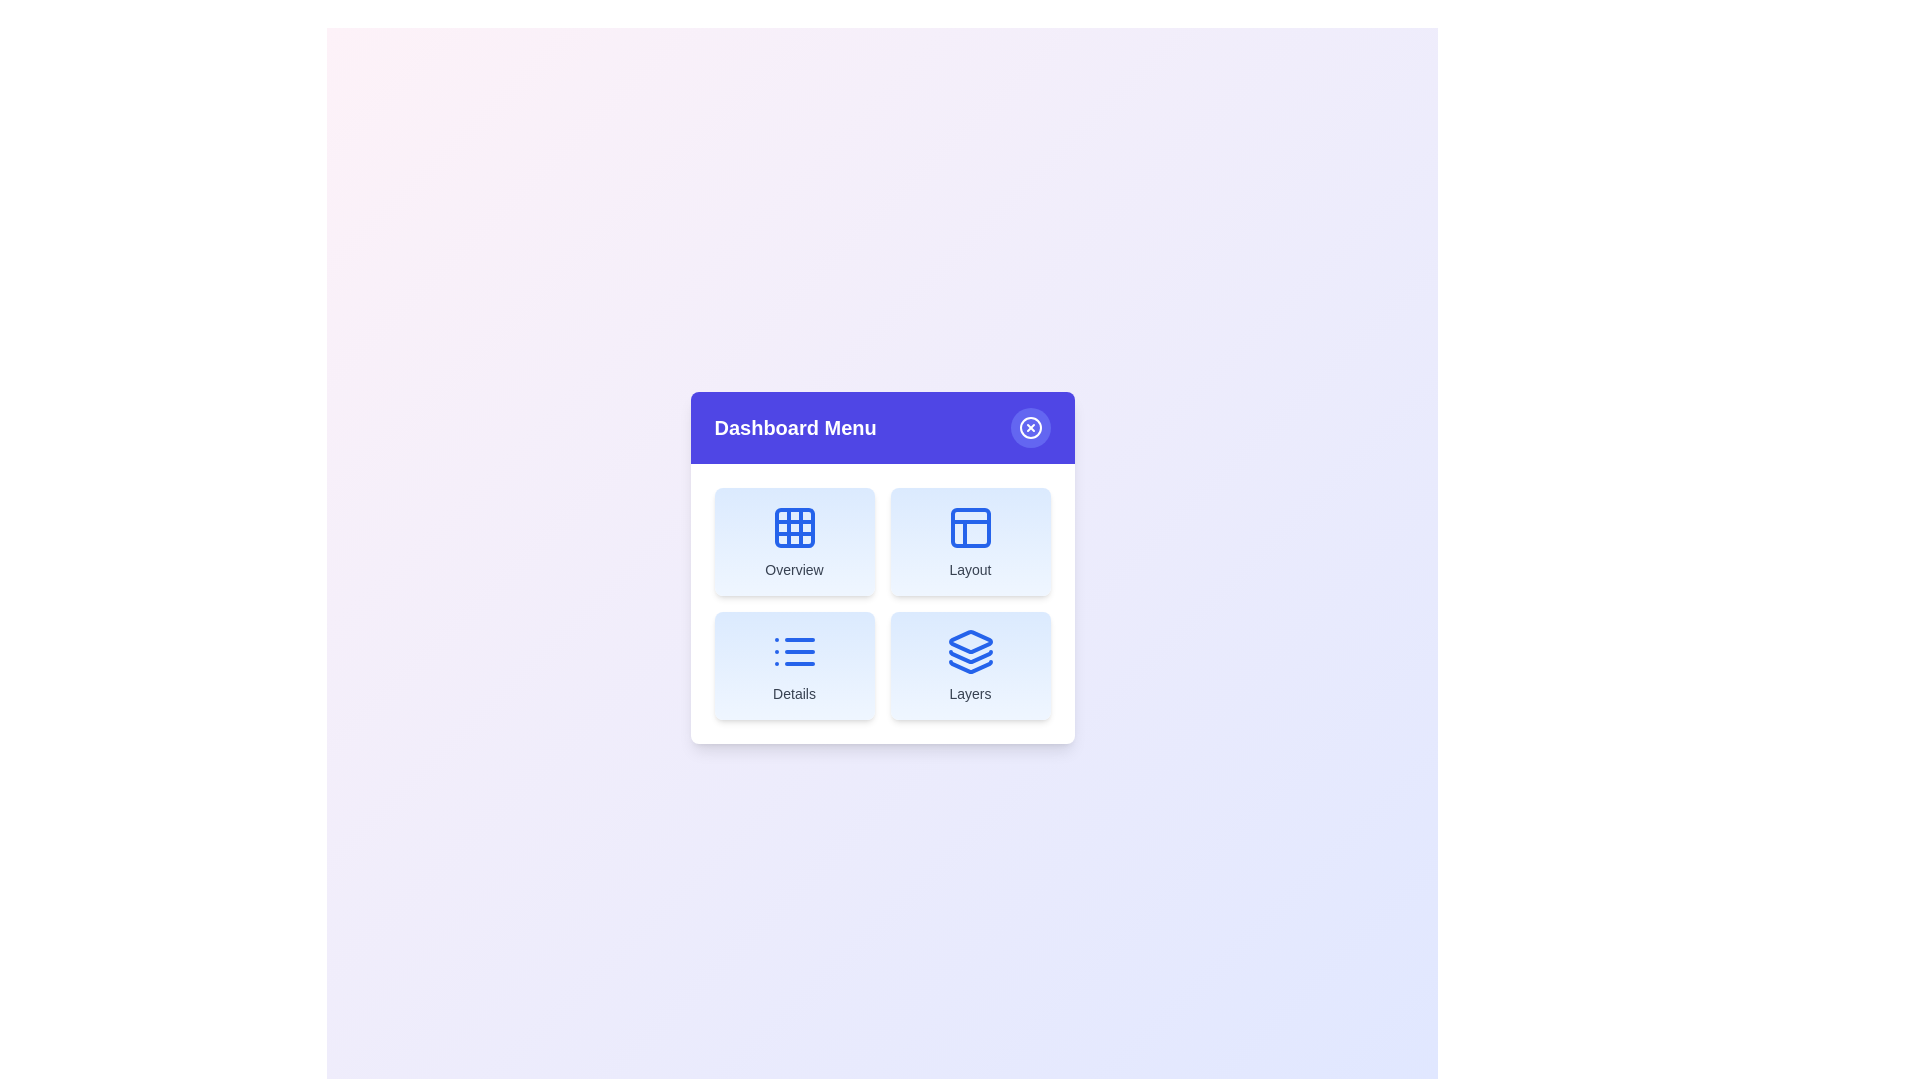 This screenshot has width=1920, height=1080. Describe the element at coordinates (794, 427) in the screenshot. I see `the 'Dashboard Menu' header text` at that location.